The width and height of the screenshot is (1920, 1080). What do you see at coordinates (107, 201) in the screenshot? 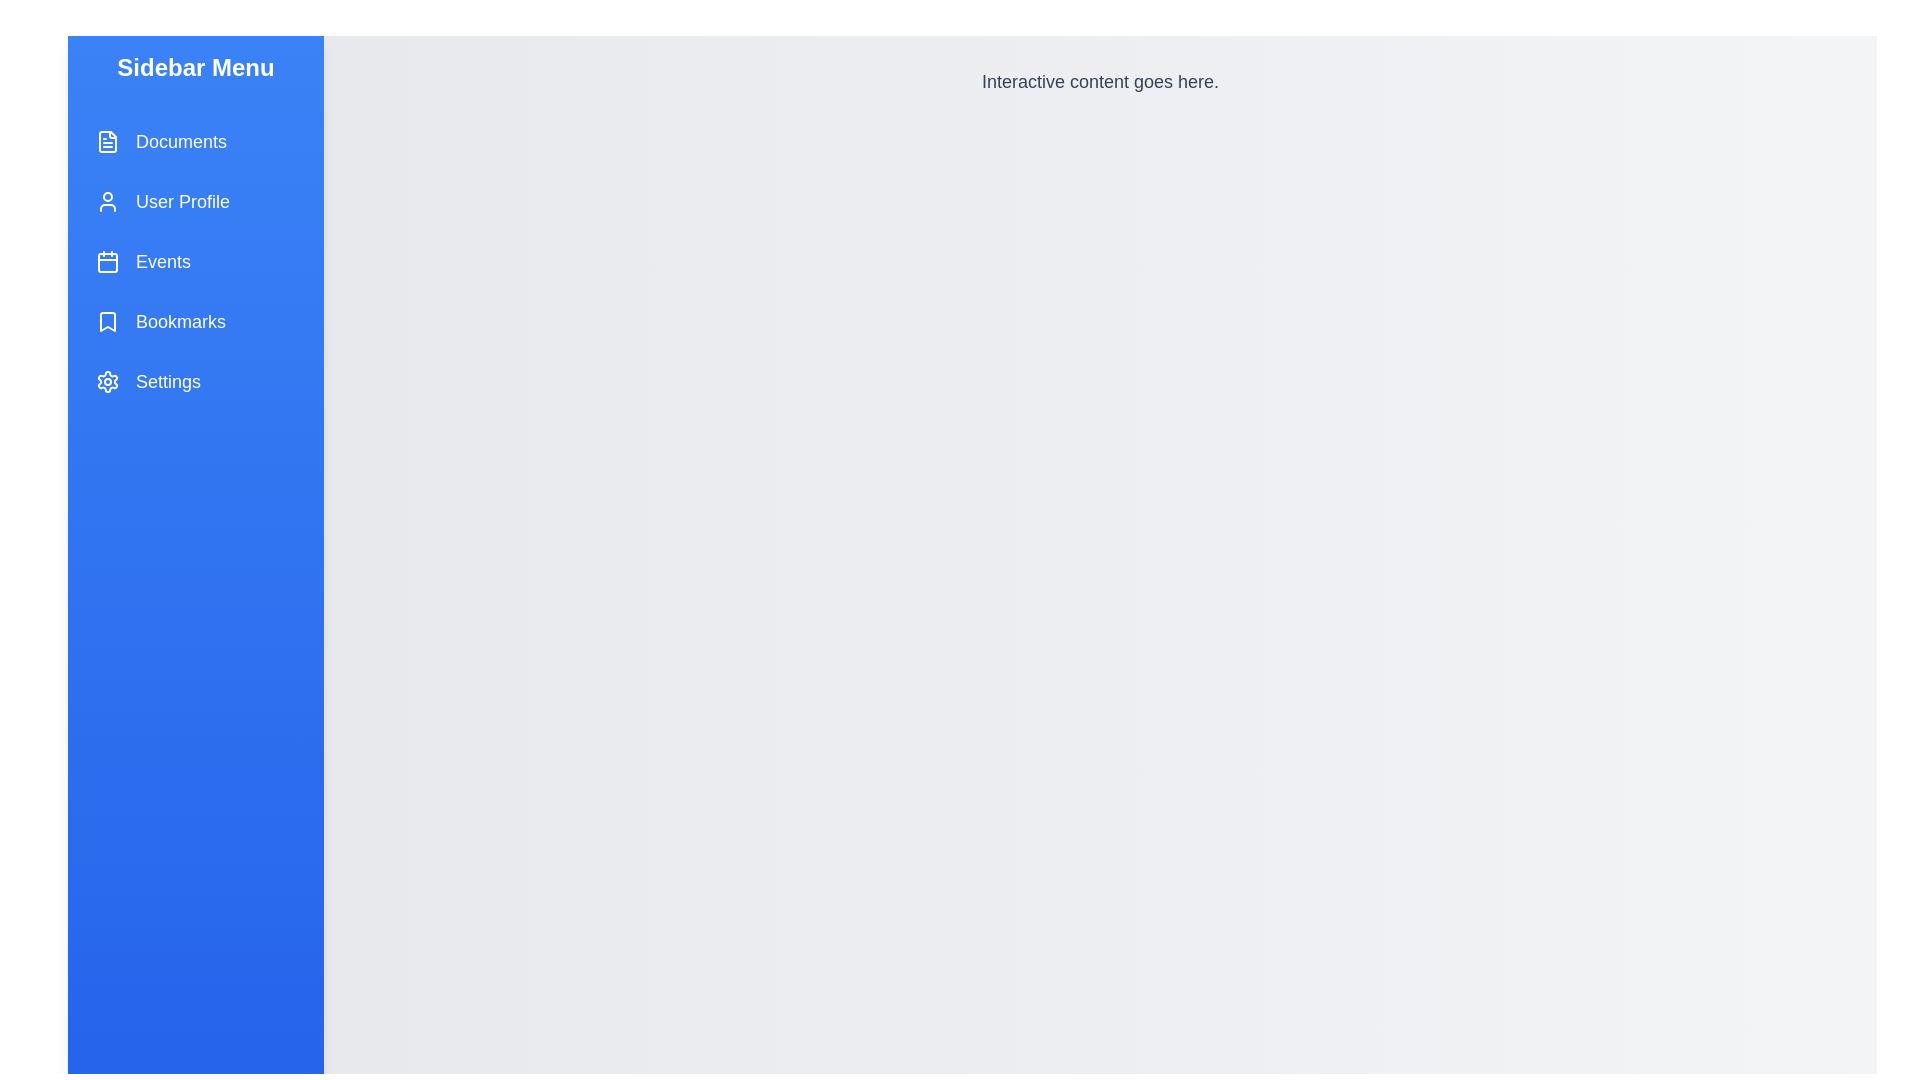
I see `the icon representing User Profile` at bounding box center [107, 201].